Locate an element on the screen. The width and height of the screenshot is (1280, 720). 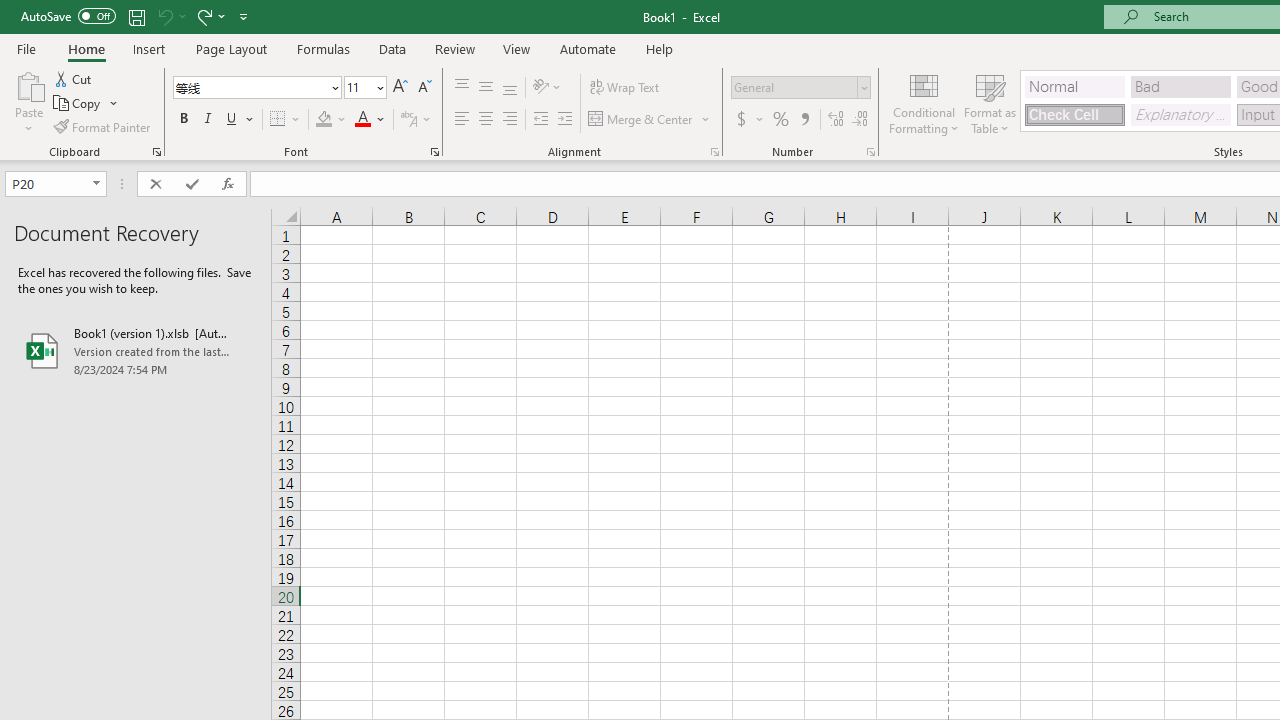
'Copy' is located at coordinates (85, 103).